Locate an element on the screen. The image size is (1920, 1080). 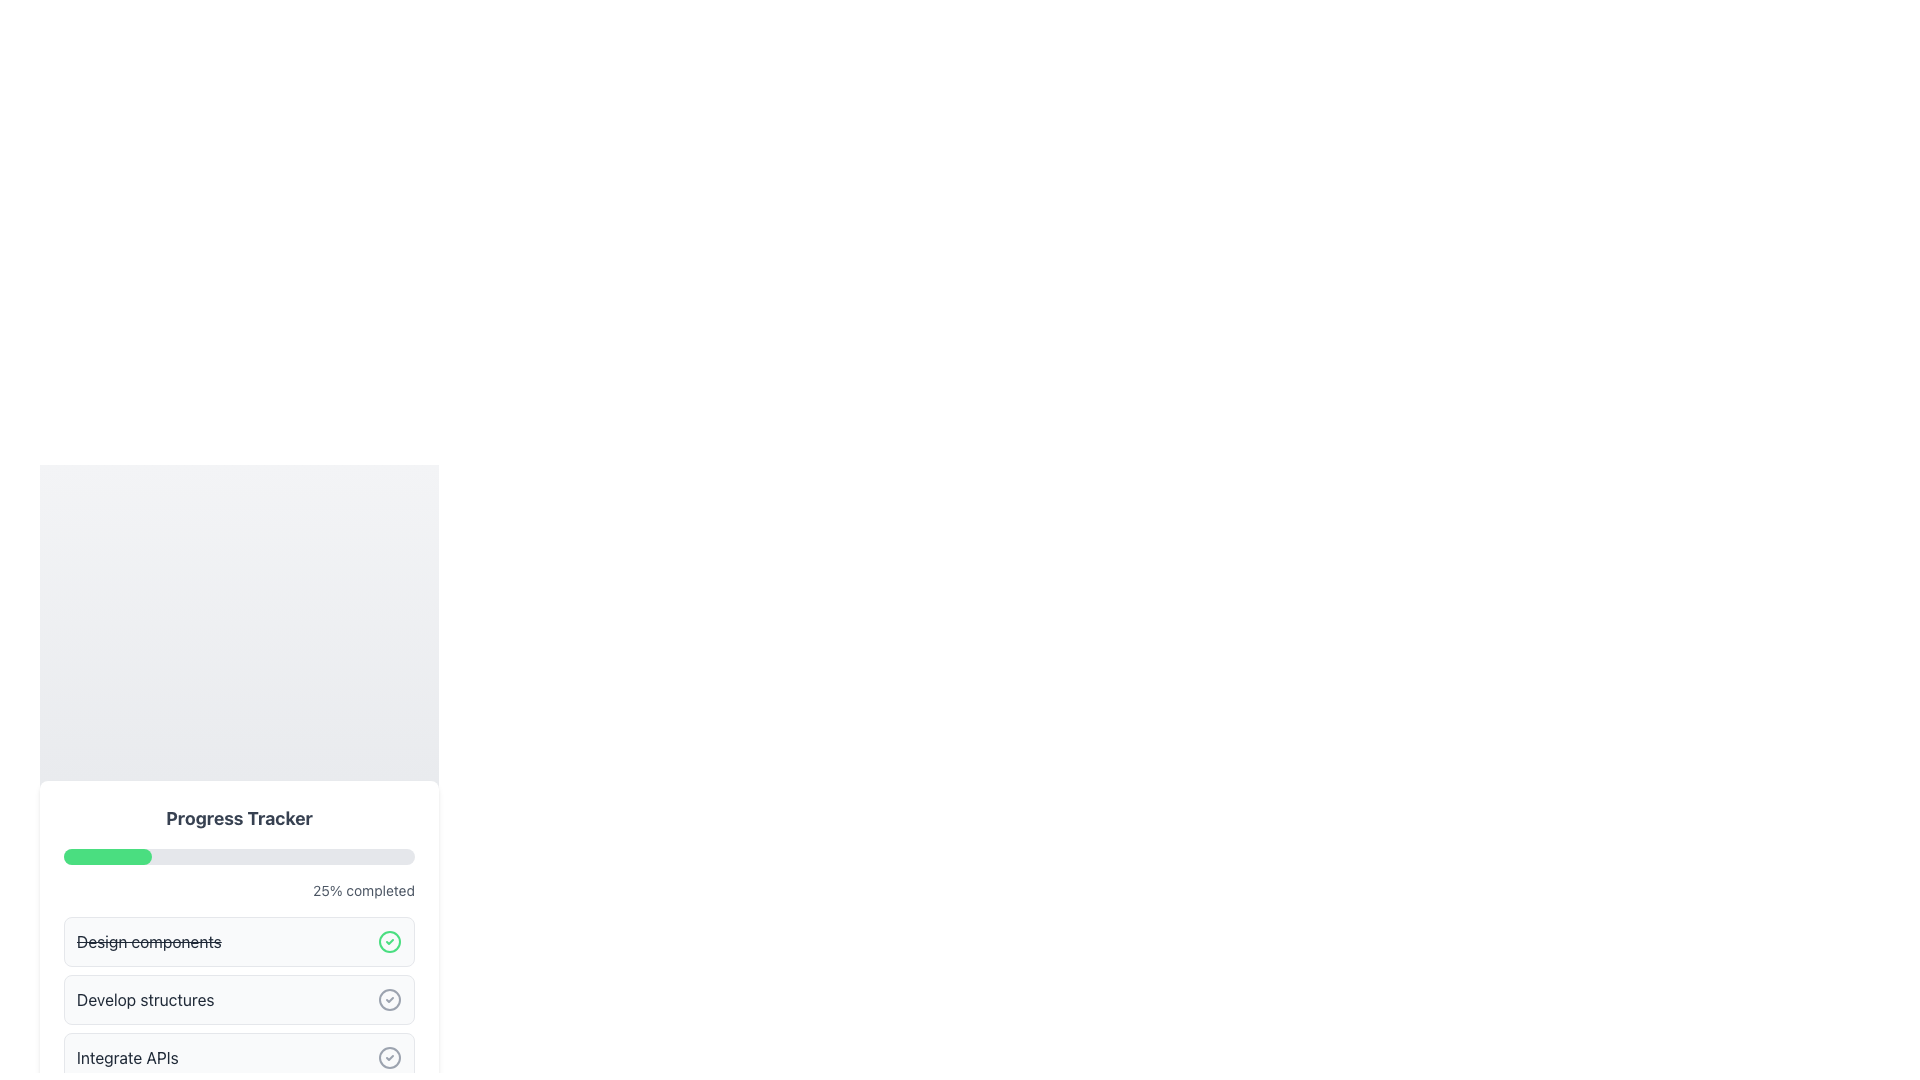
the Progress indicator which shows that 25% of the task has been completed in the 'Progress Tracker' section is located at coordinates (106, 855).